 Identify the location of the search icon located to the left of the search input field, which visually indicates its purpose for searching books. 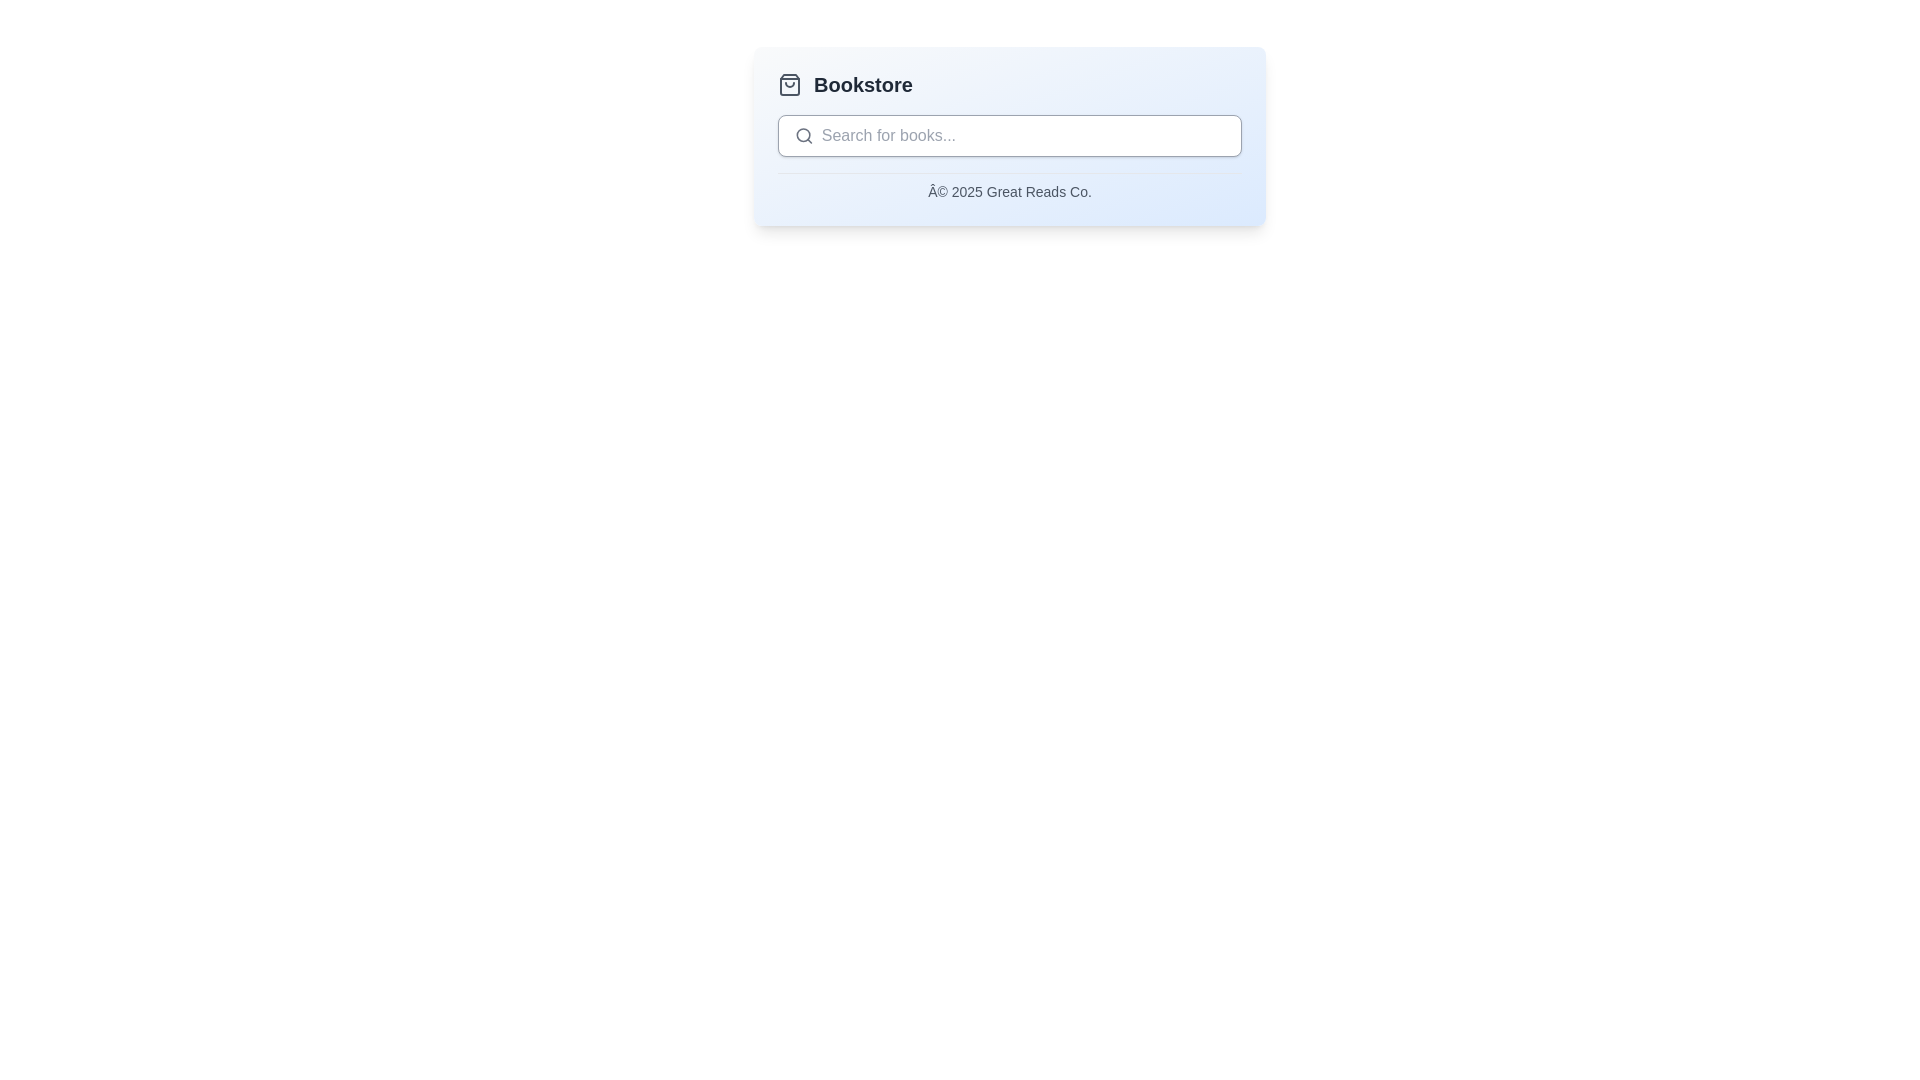
(804, 135).